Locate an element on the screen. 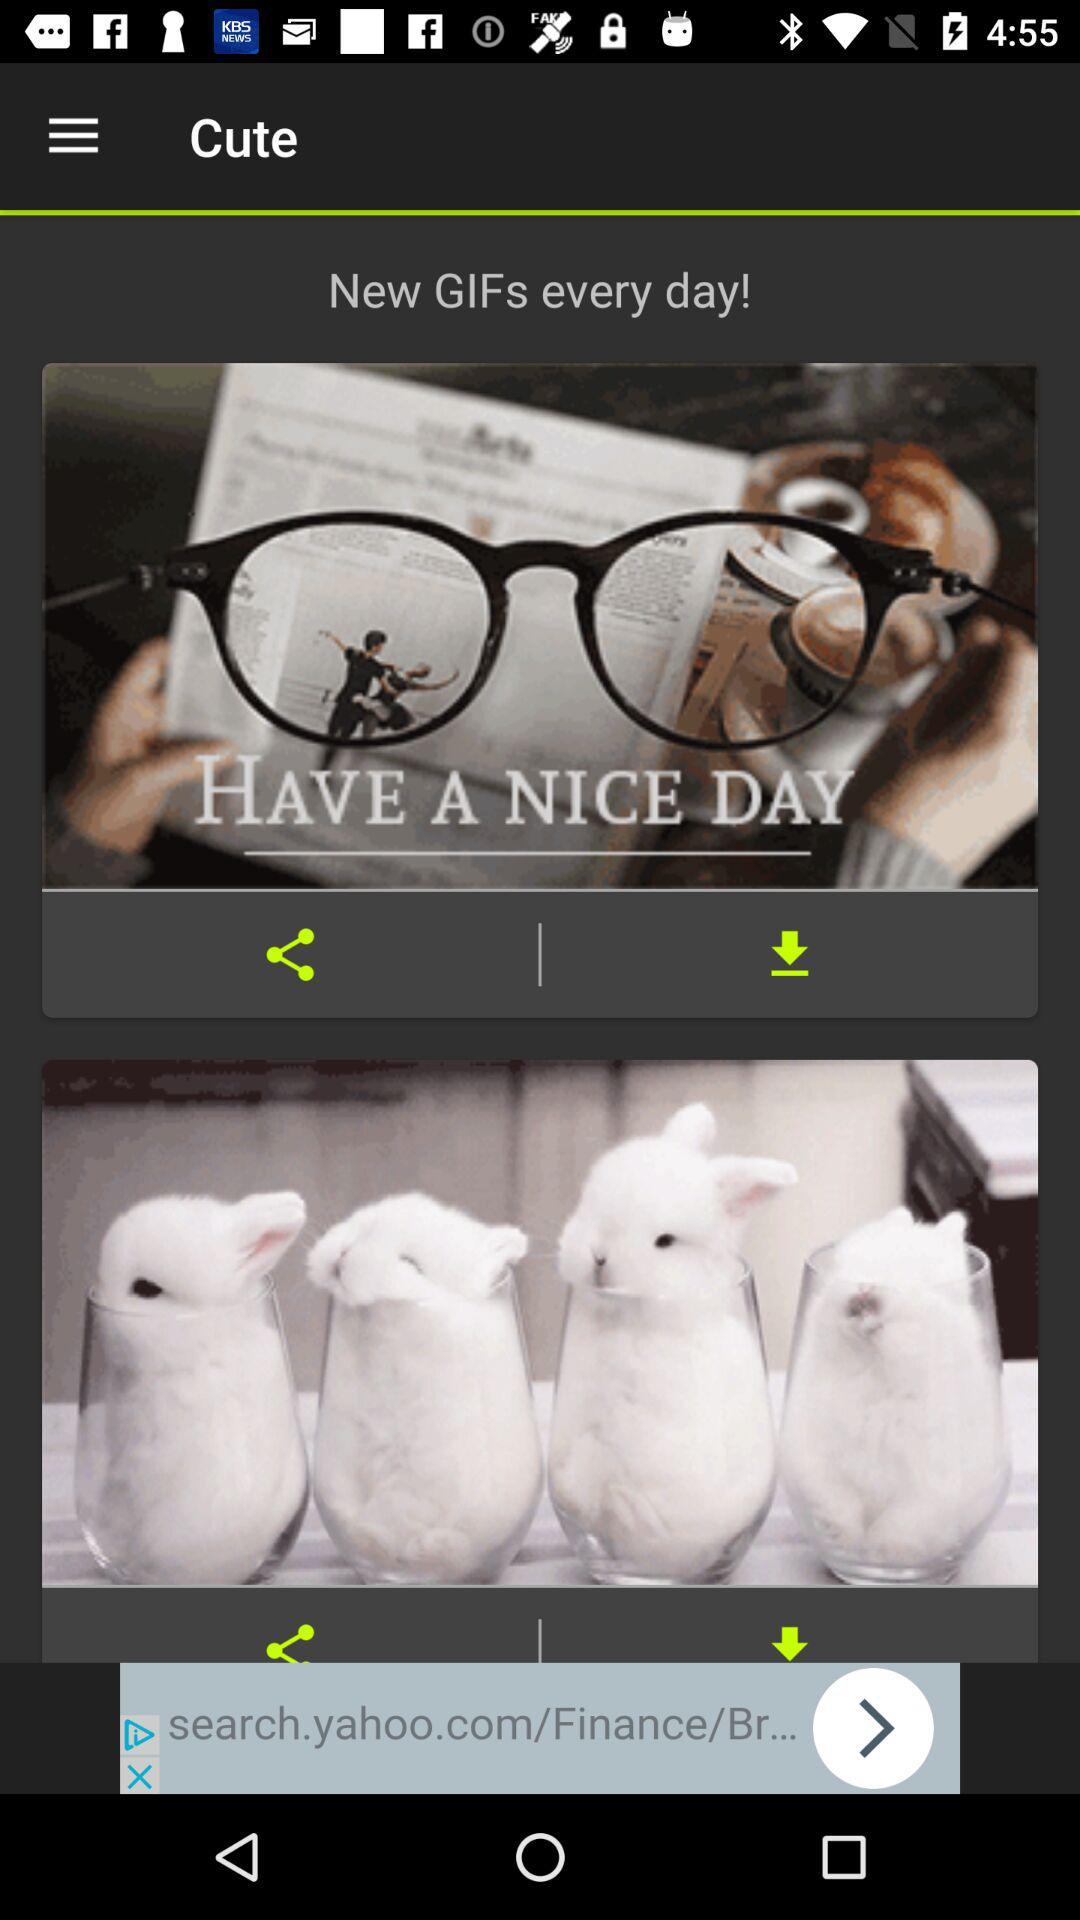  play is located at coordinates (540, 1727).